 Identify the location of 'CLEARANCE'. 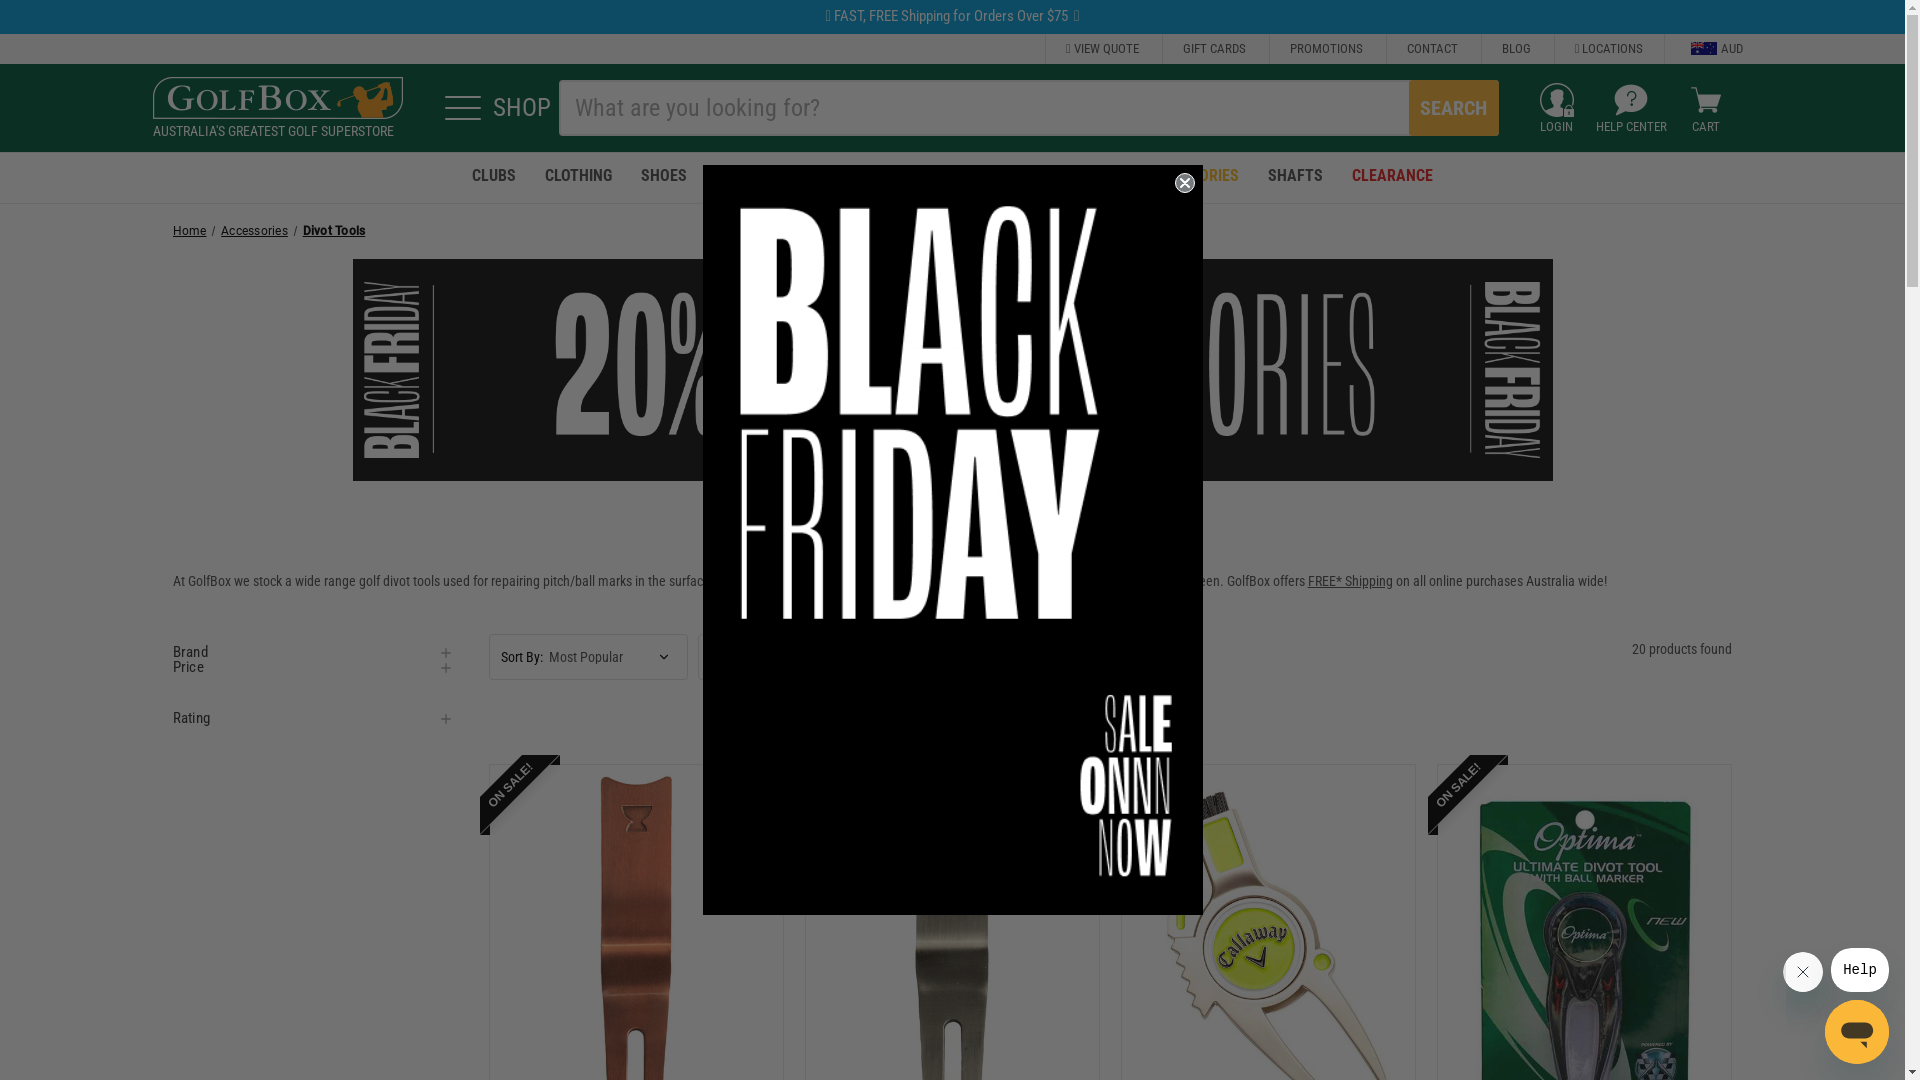
(1338, 176).